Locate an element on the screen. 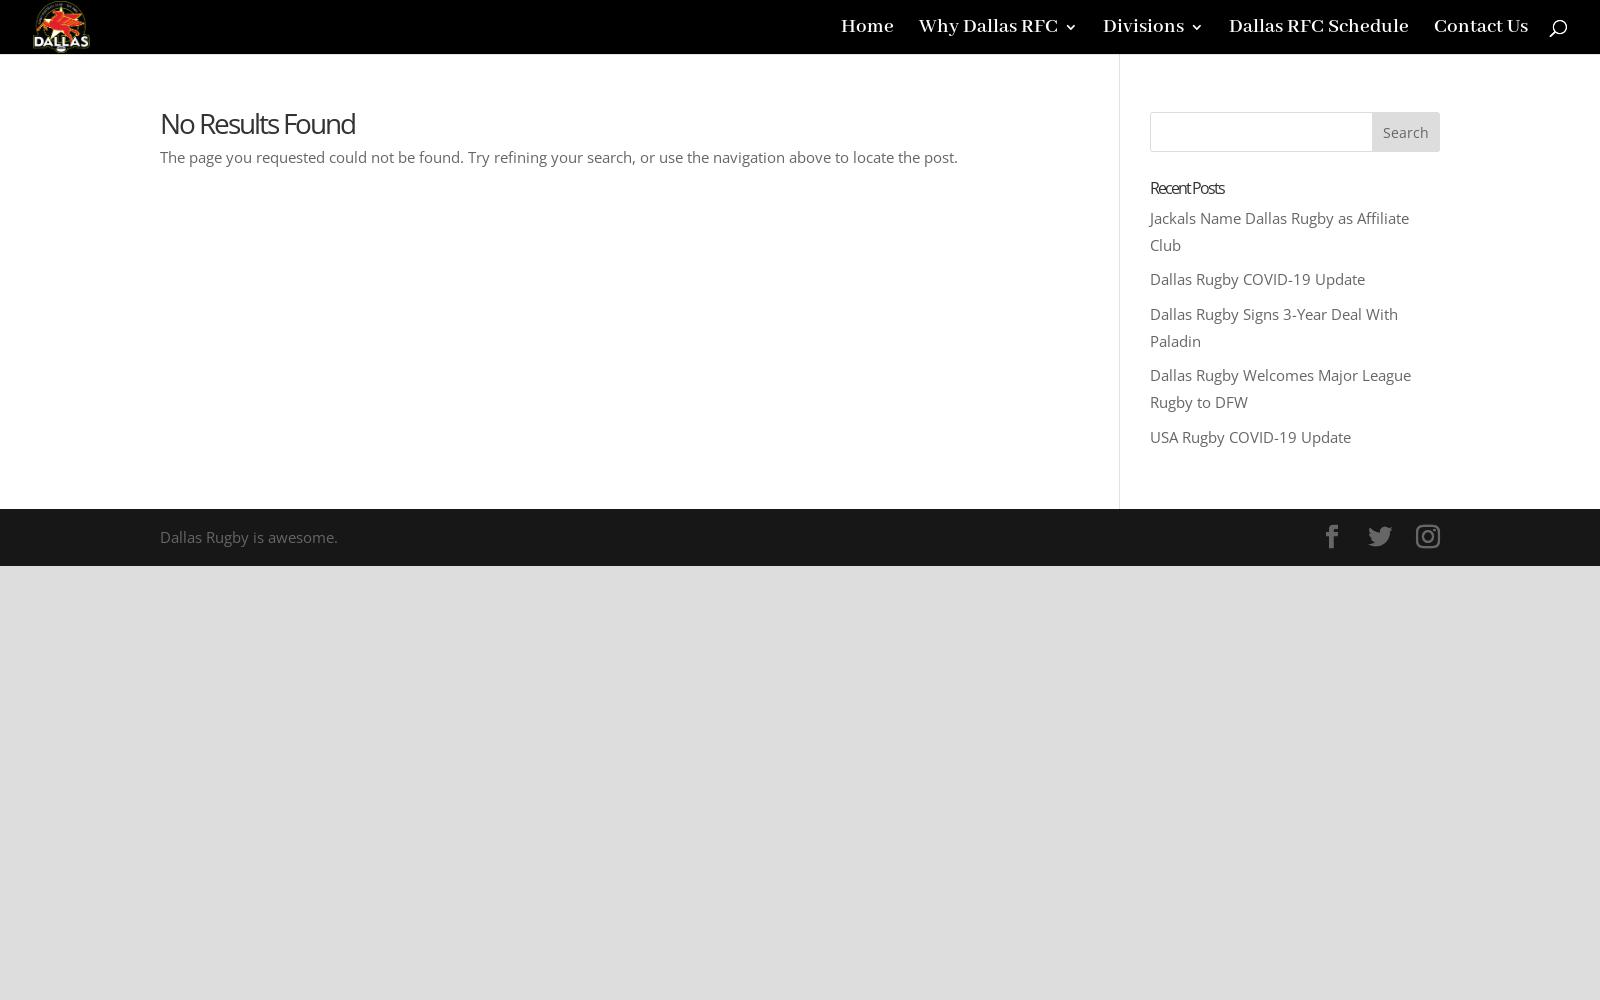 The image size is (1600, 1000). 'Dallas Men' is located at coordinates (1191, 95).